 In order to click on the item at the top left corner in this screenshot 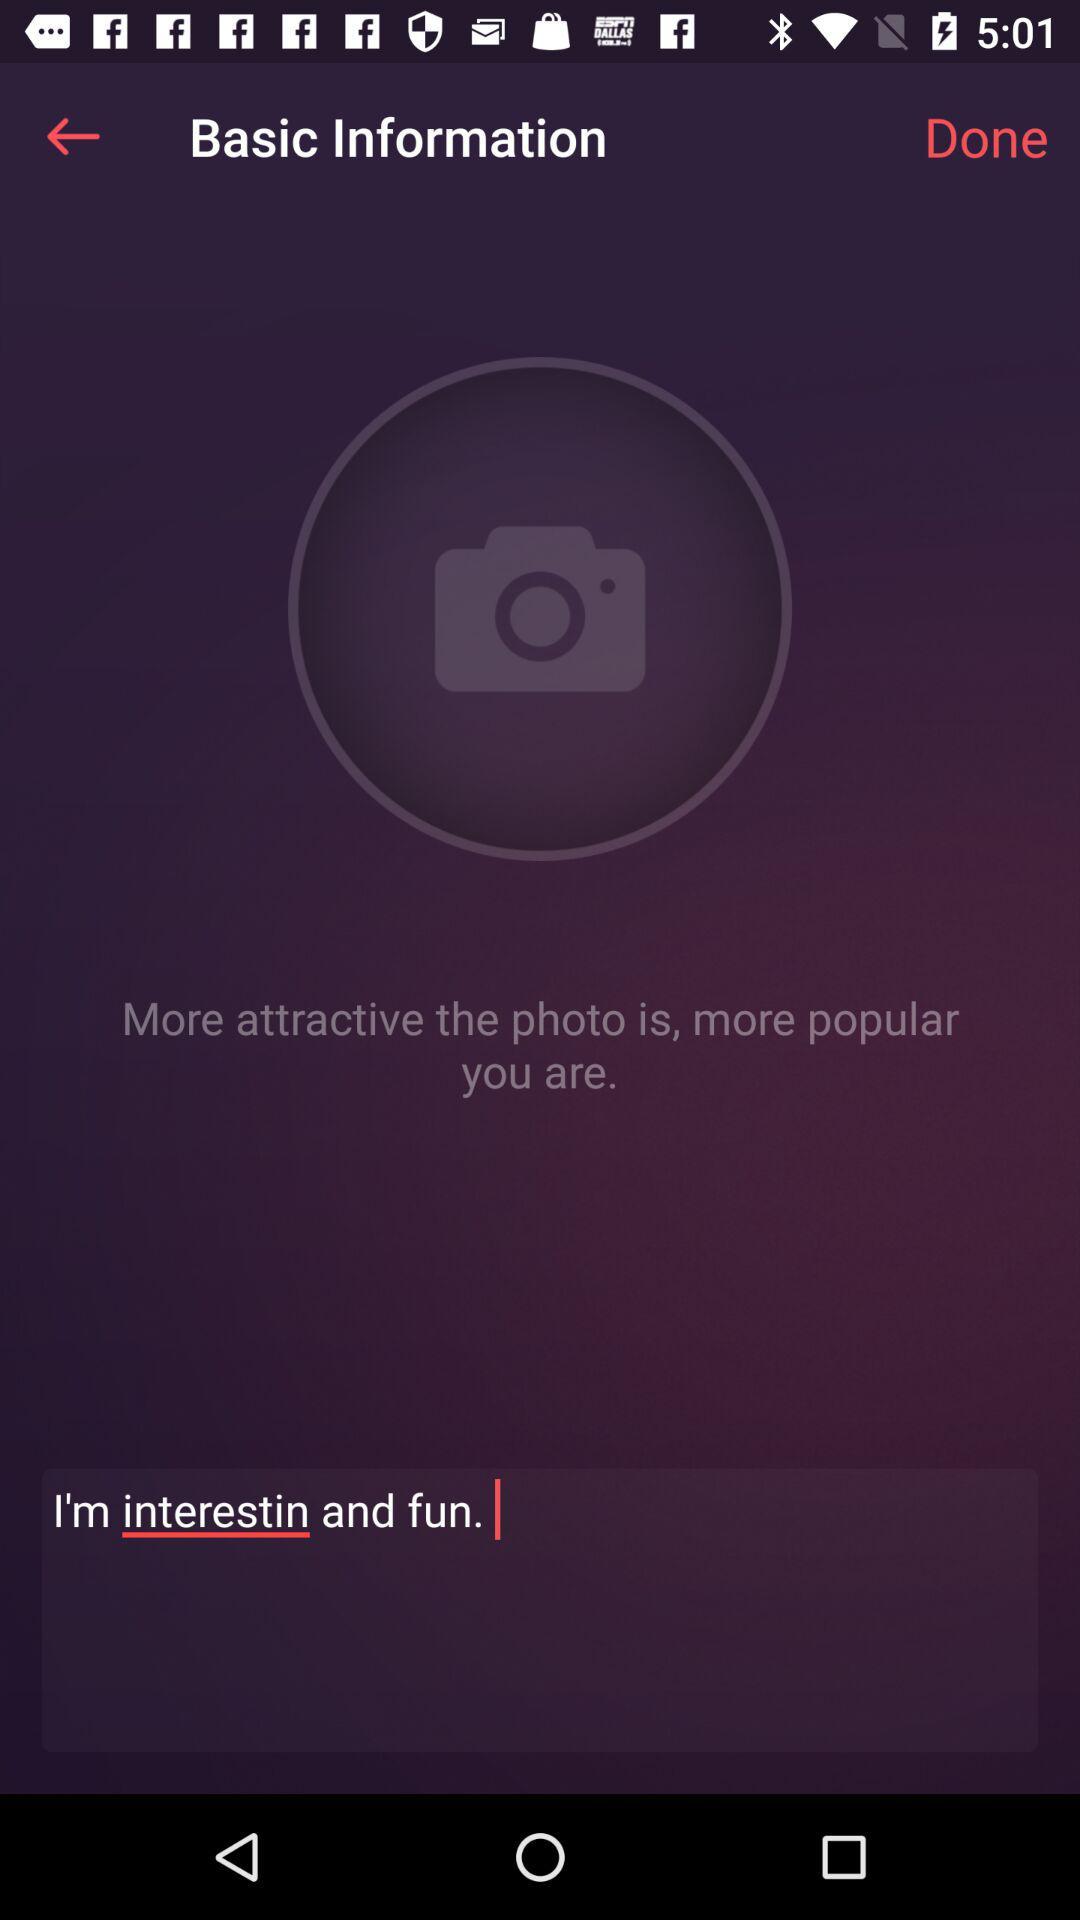, I will do `click(72, 135)`.